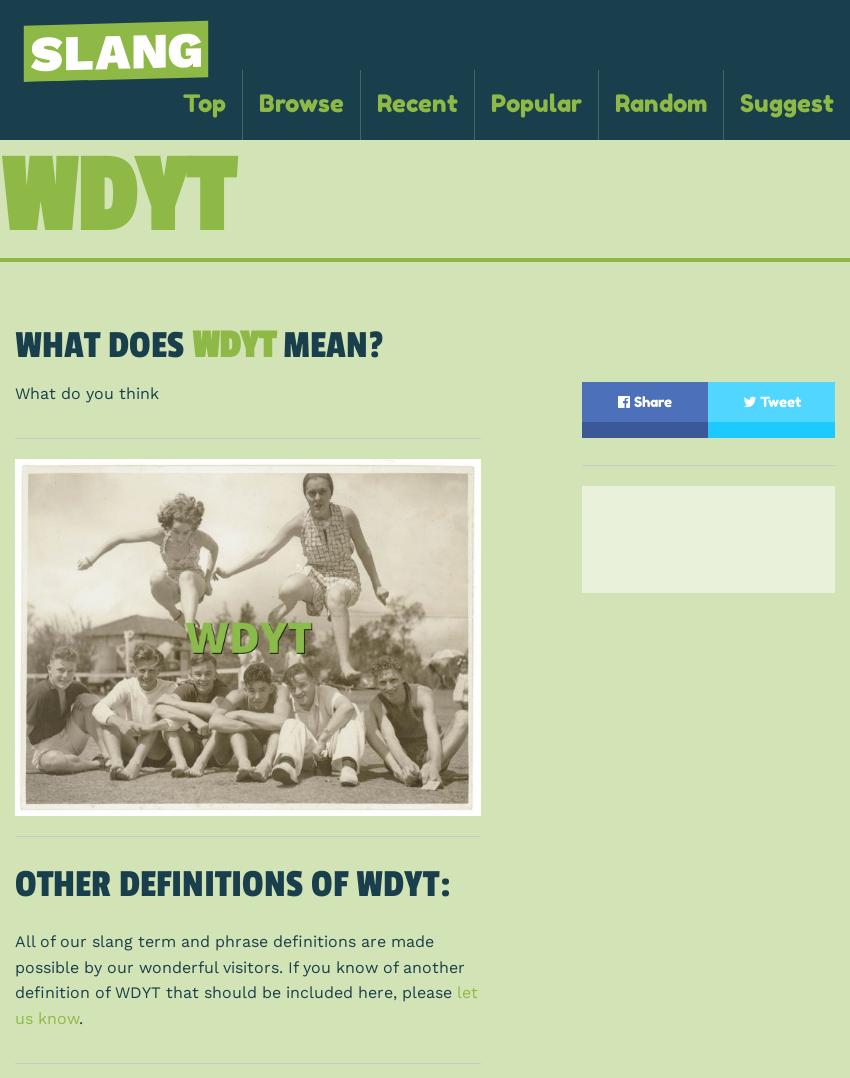 This screenshot has height=1078, width=850. I want to click on 'Other definitions of WDYT:', so click(232, 882).